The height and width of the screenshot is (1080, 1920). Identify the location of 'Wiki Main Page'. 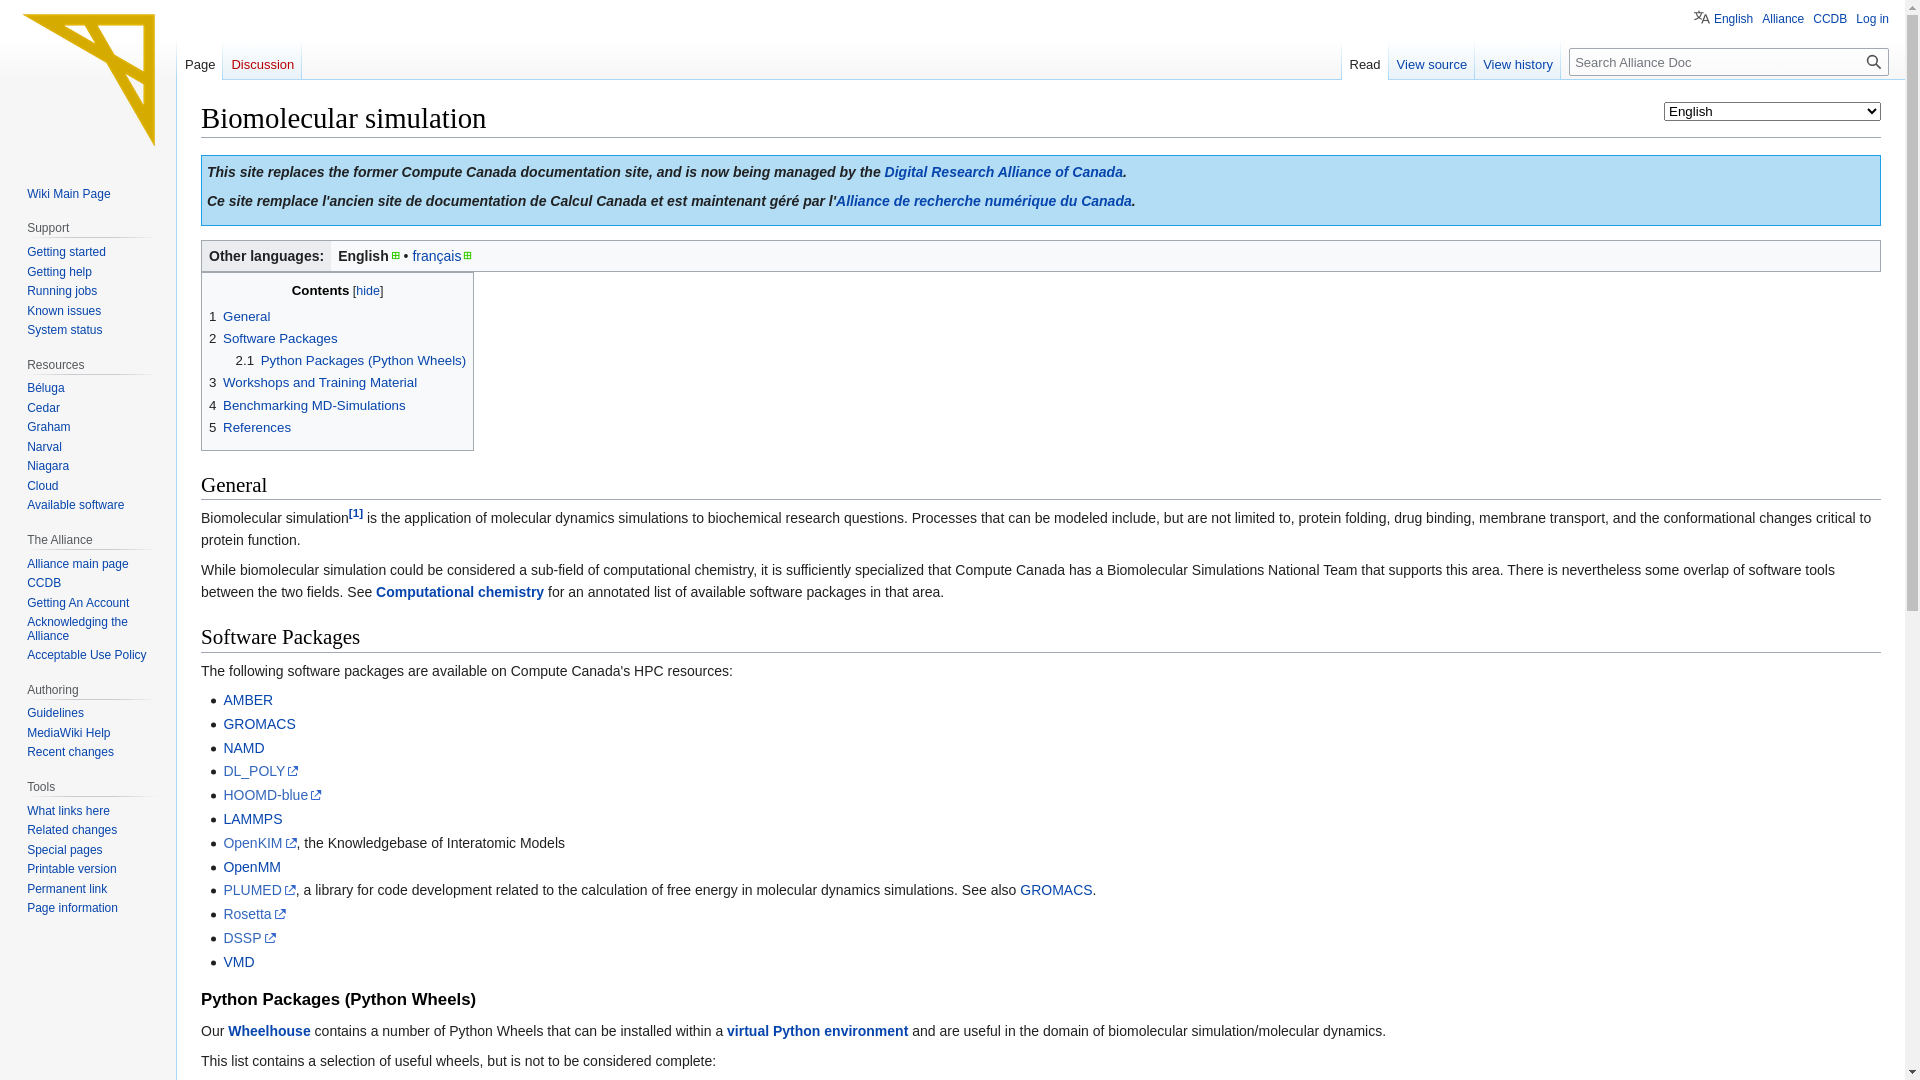
(68, 193).